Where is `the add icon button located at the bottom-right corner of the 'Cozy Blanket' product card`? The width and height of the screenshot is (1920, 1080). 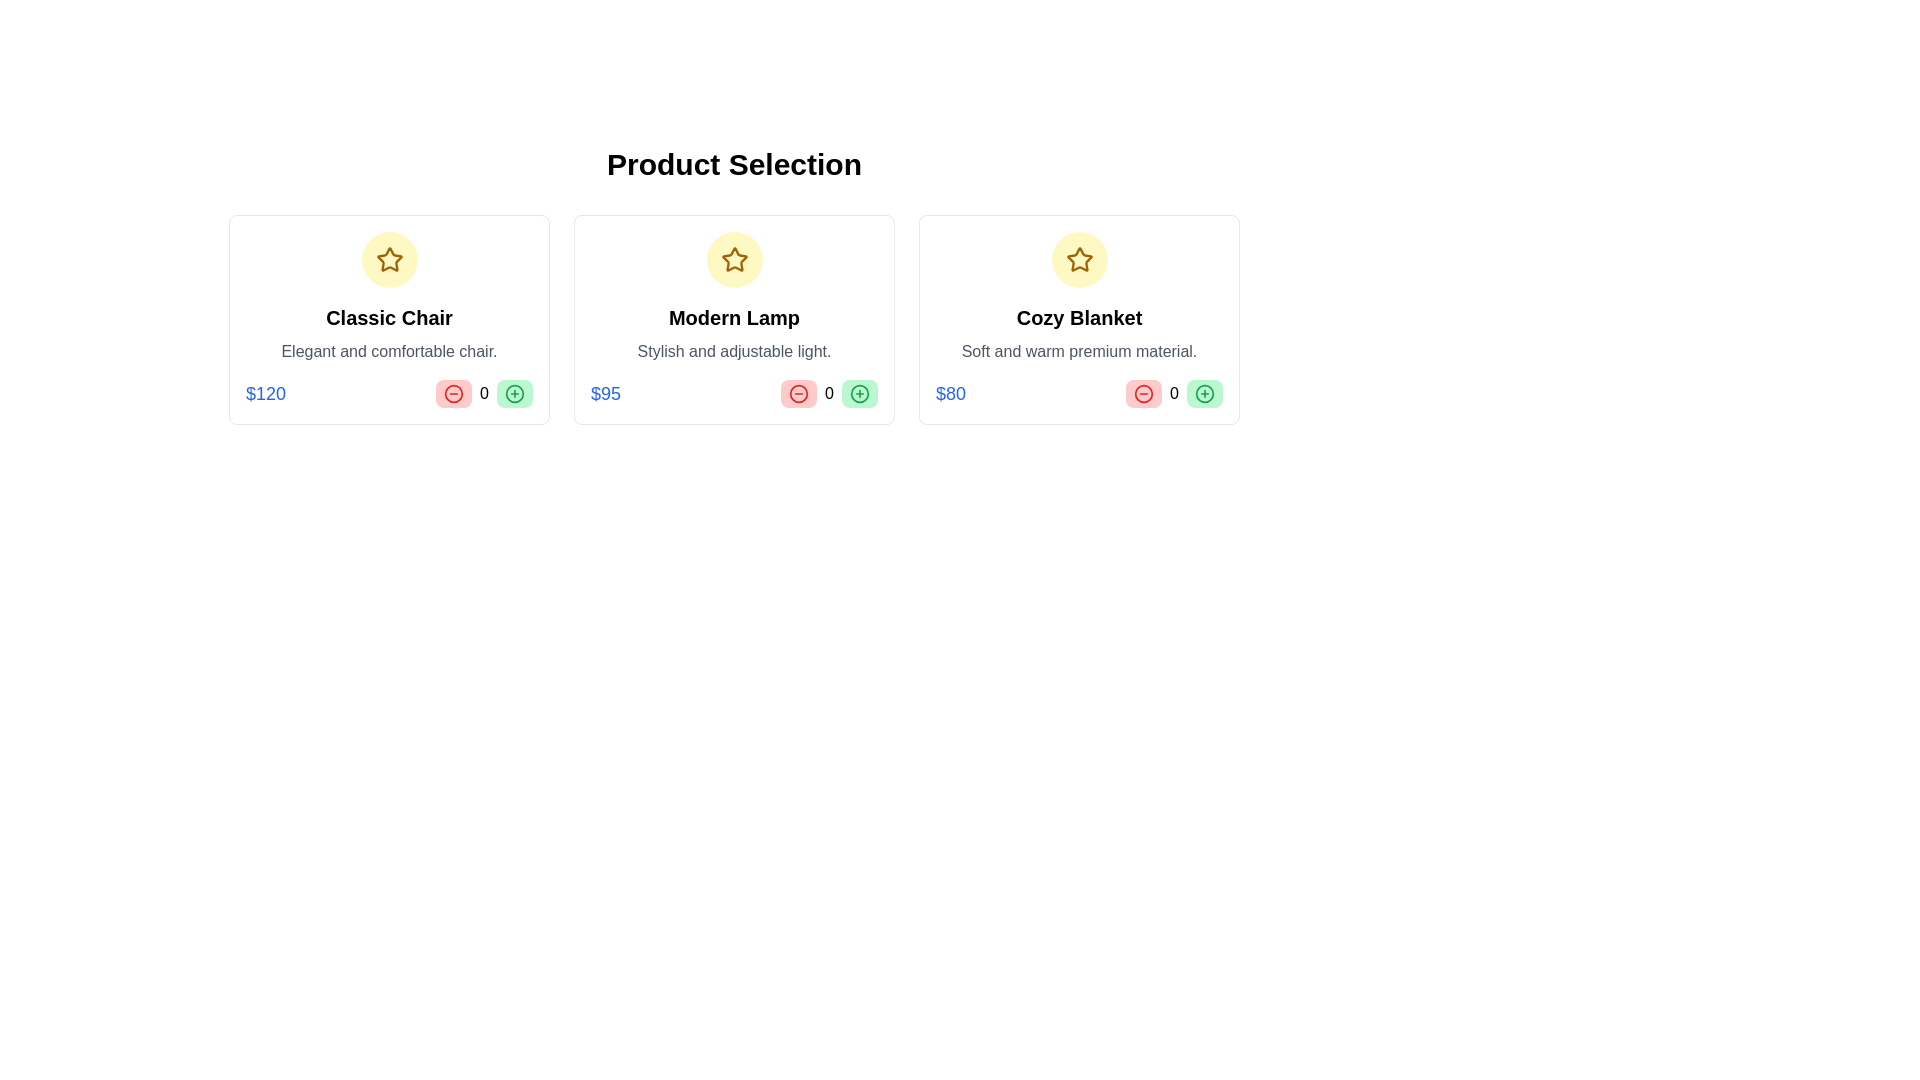
the add icon button located at the bottom-right corner of the 'Cozy Blanket' product card is located at coordinates (1203, 393).